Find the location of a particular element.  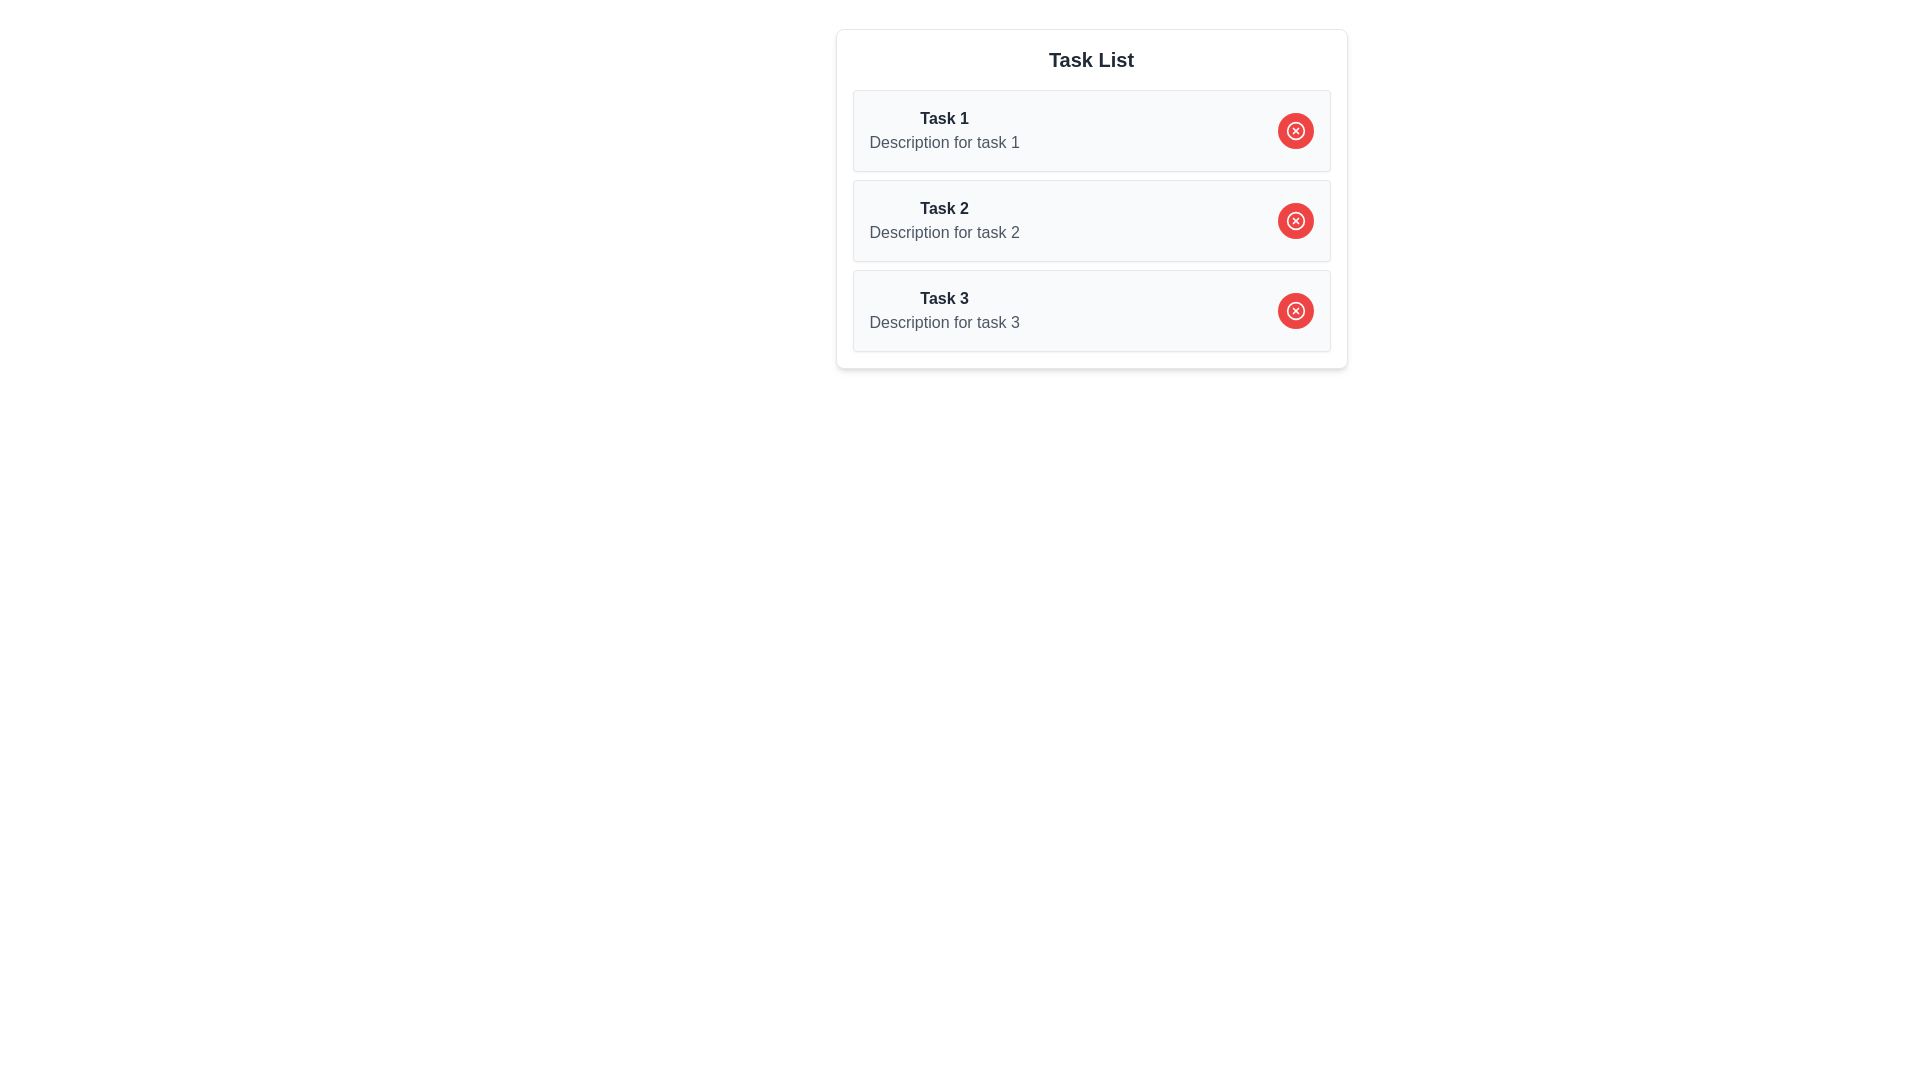

the static text reading 'Description for task 1', which is styled in a lighter gray color and located below the main title 'Task 1' within the task card layout is located at coordinates (943, 141).